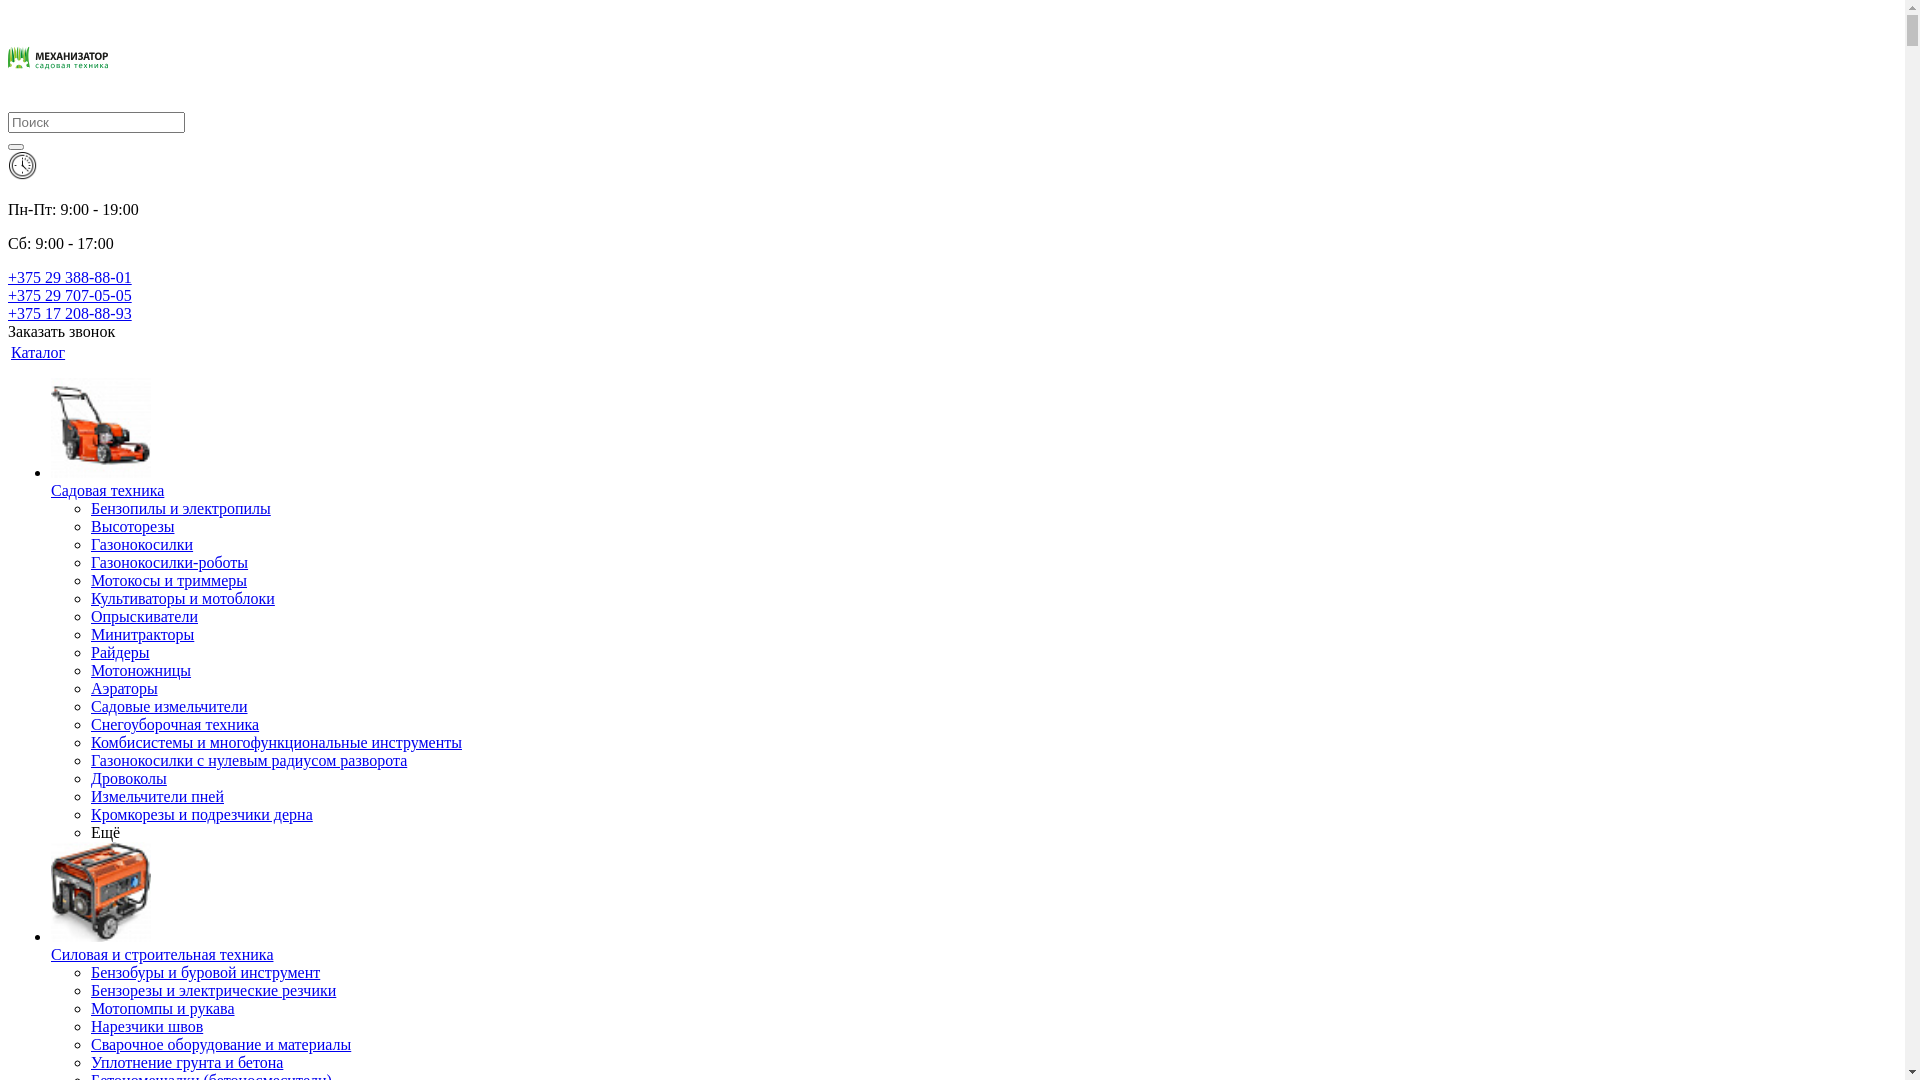 This screenshot has width=1920, height=1080. Describe the element at coordinates (70, 295) in the screenshot. I see `'+375 29 707-05-05'` at that location.